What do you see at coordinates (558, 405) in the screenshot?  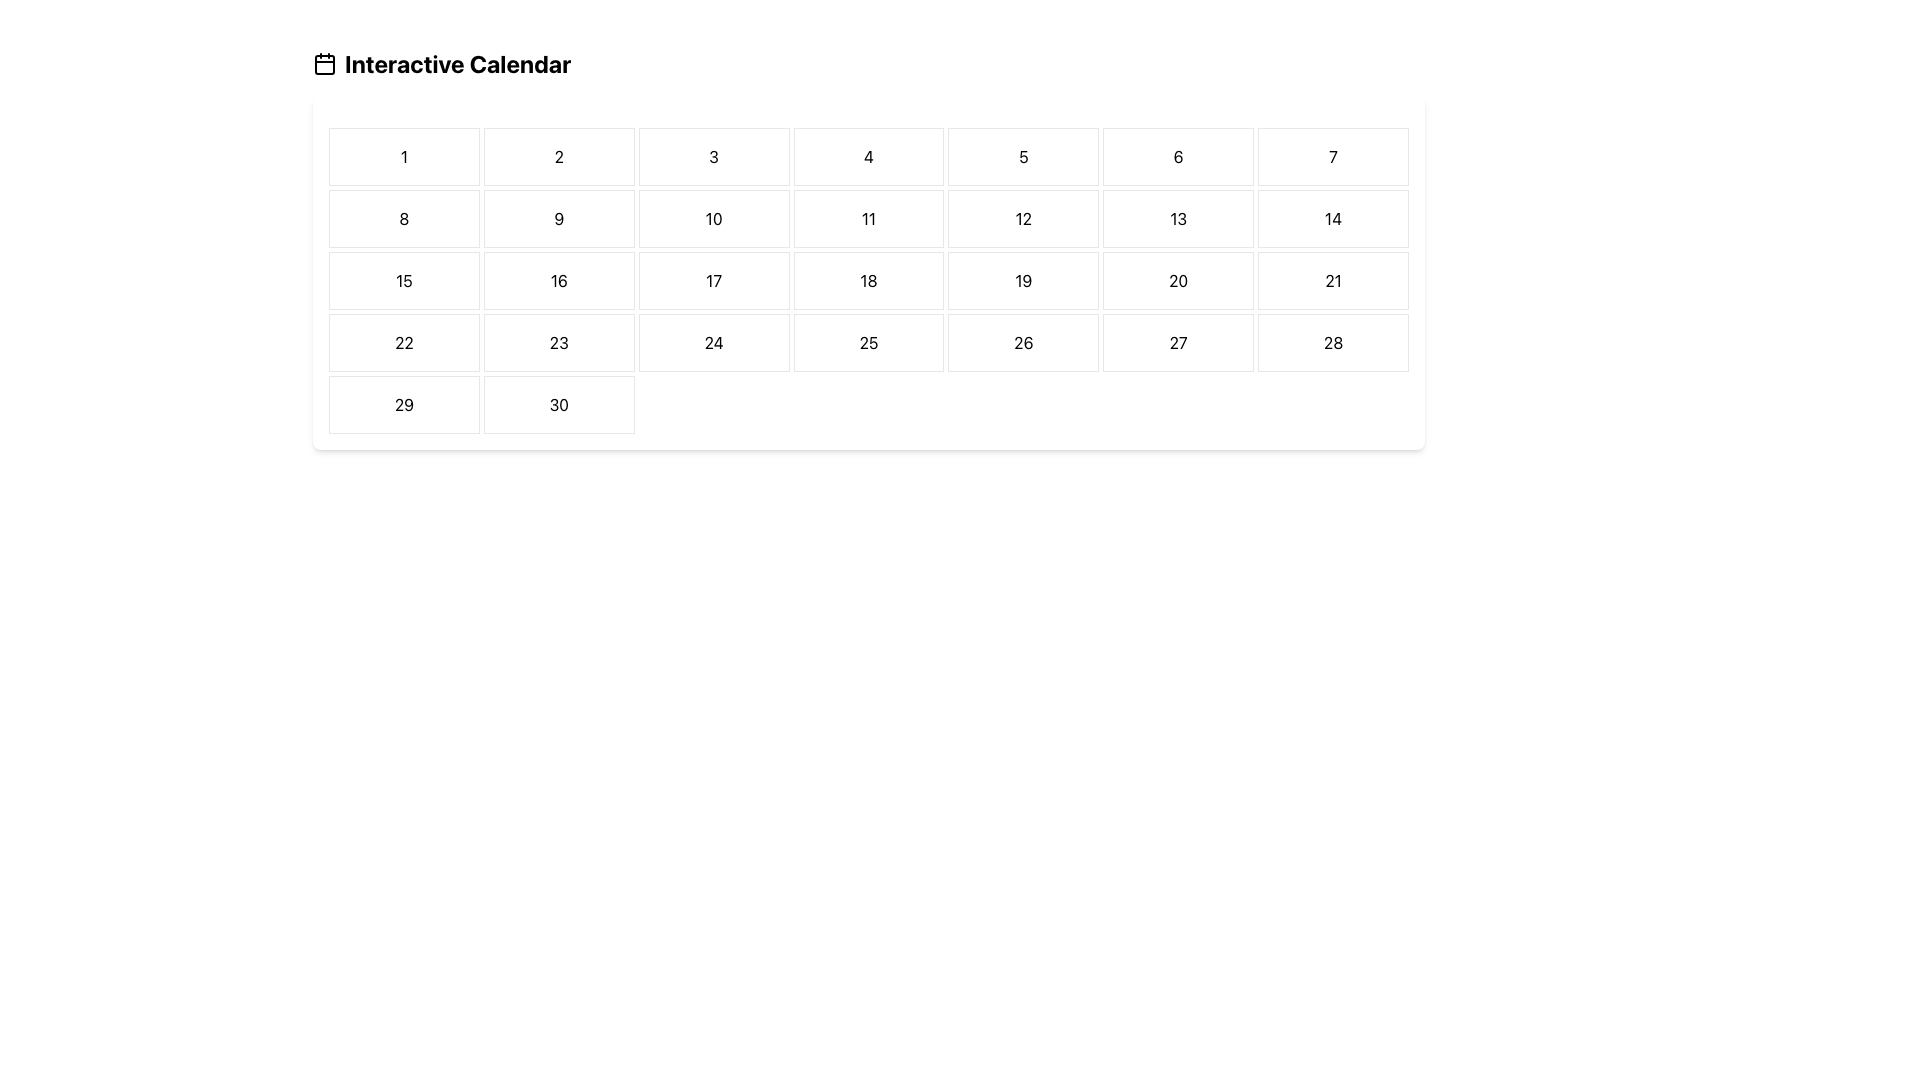 I see `the grid item representing the date '30' in the calendar view` at bounding box center [558, 405].